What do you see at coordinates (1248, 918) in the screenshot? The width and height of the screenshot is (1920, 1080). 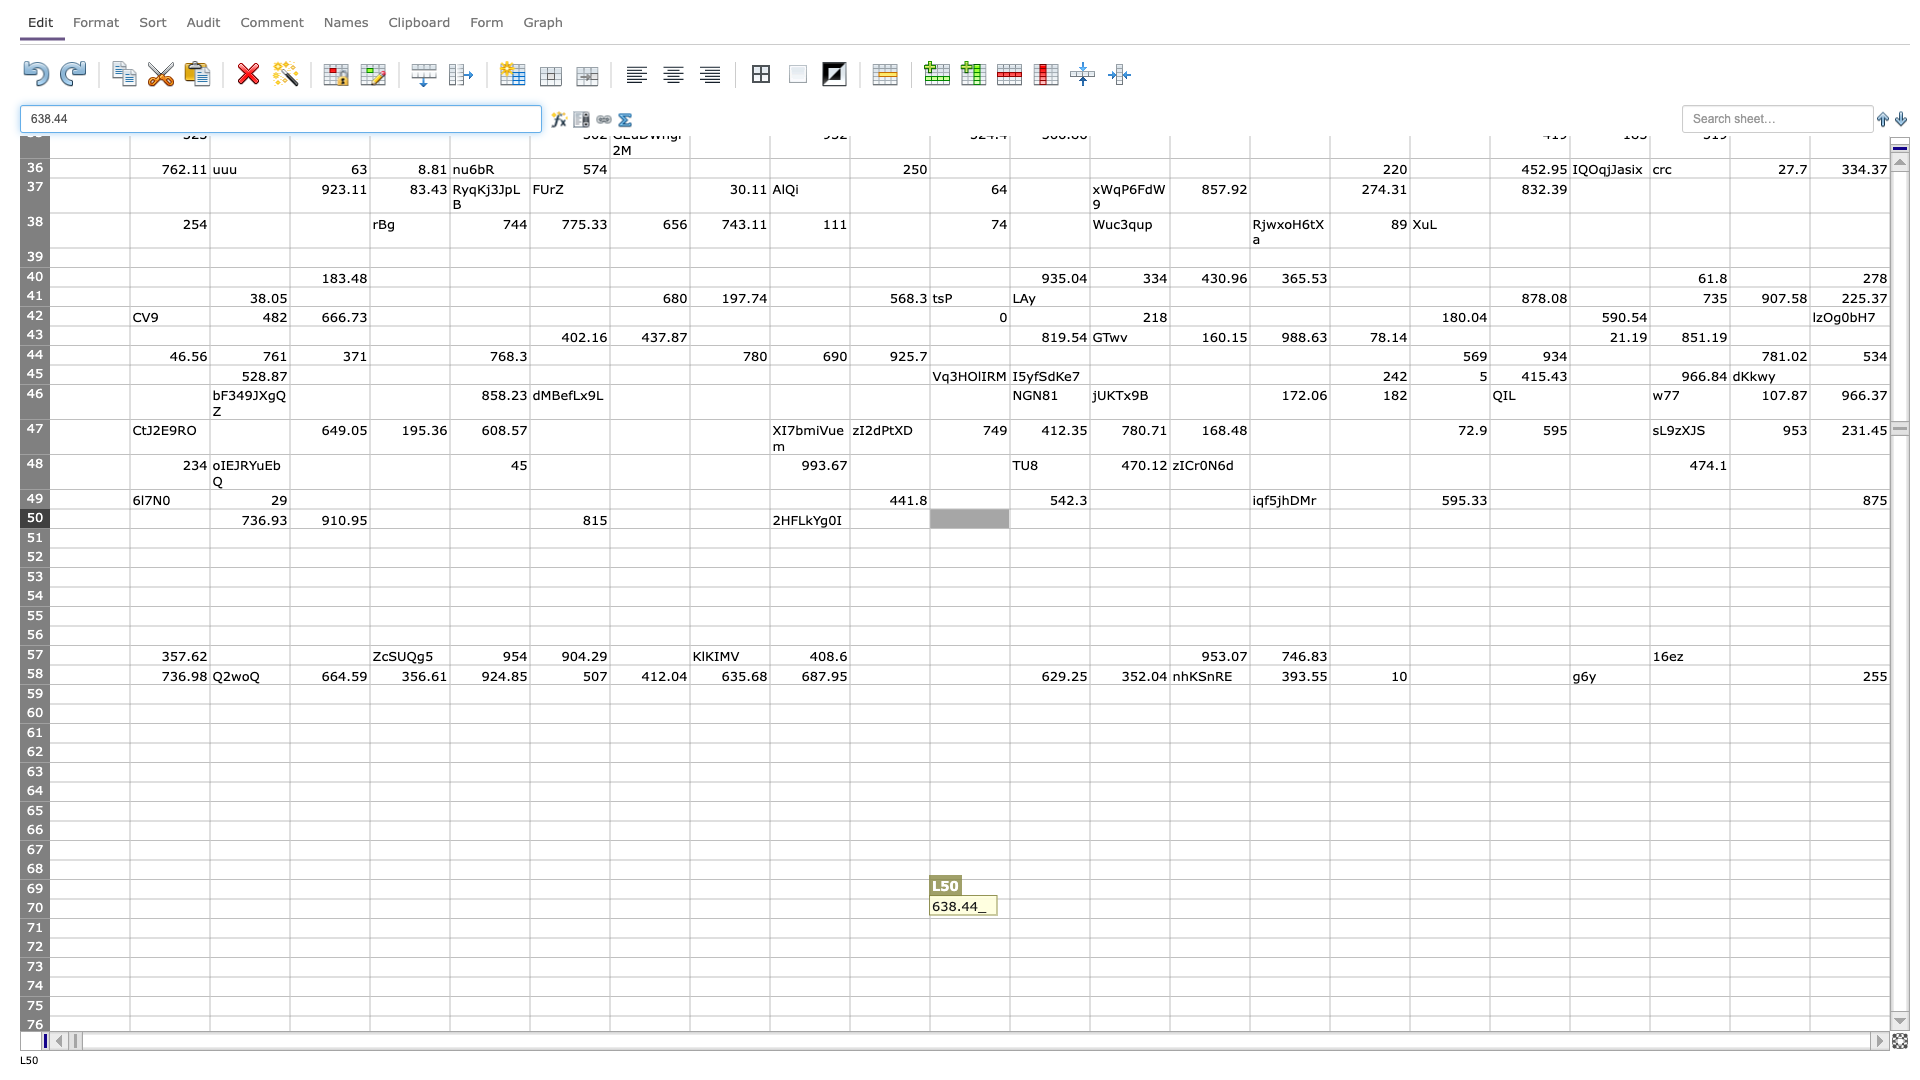 I see `bottom right corner of O70` at bounding box center [1248, 918].